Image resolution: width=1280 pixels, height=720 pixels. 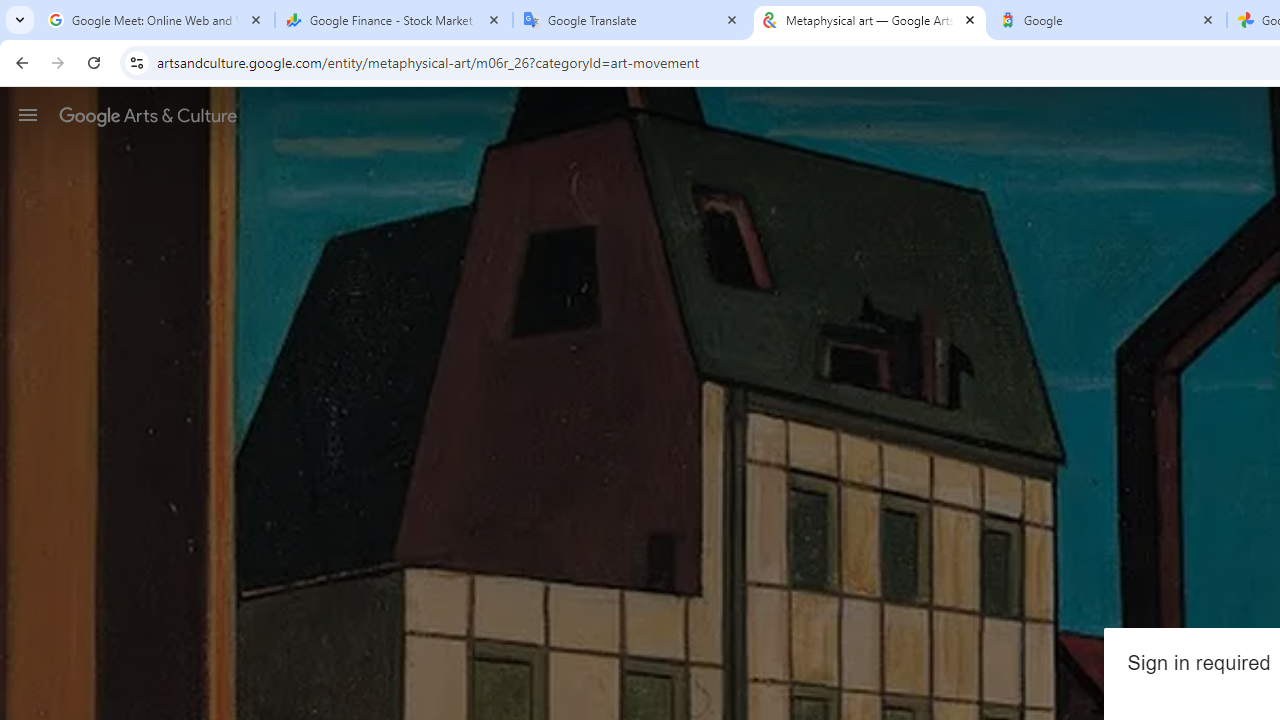 I want to click on 'Menu', so click(x=28, y=114).